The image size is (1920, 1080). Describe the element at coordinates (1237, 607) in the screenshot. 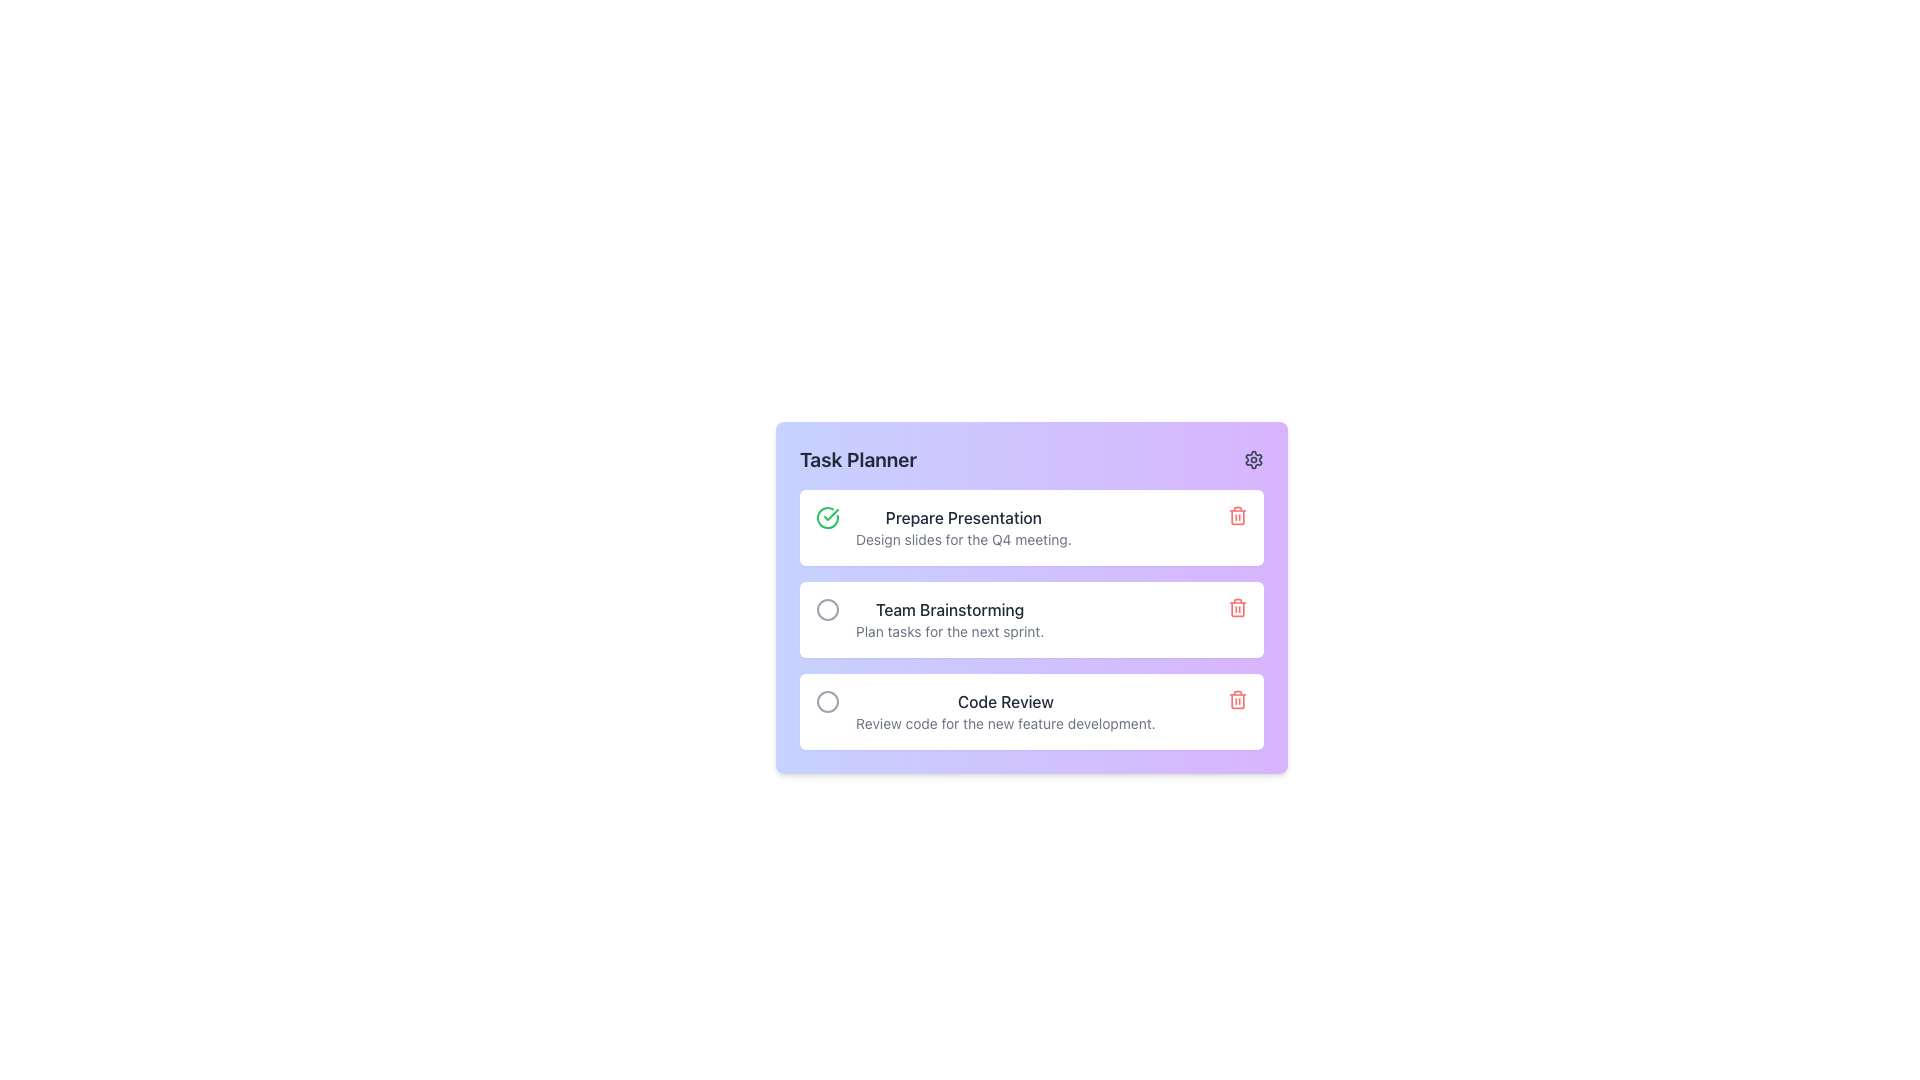

I see `the delete icon button located in the top-right corner of the 'Team Brainstorming' card` at that location.